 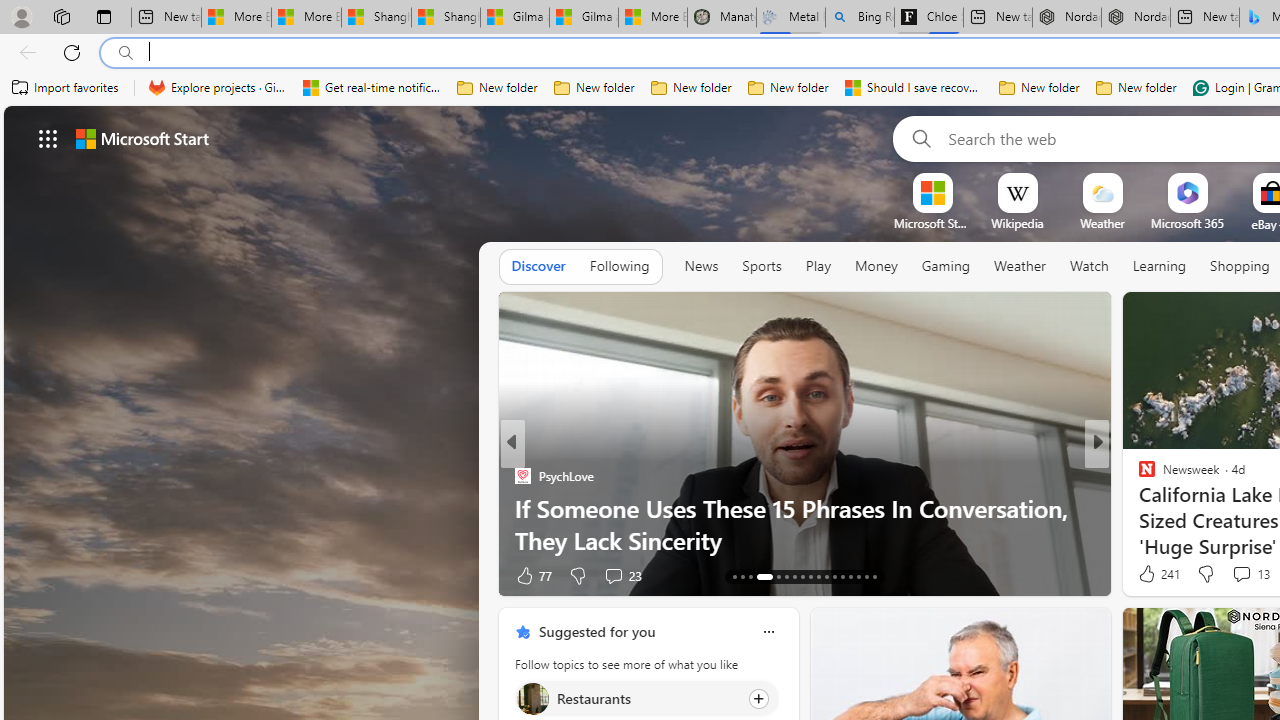 I want to click on '99 Like', so click(x=1149, y=575).